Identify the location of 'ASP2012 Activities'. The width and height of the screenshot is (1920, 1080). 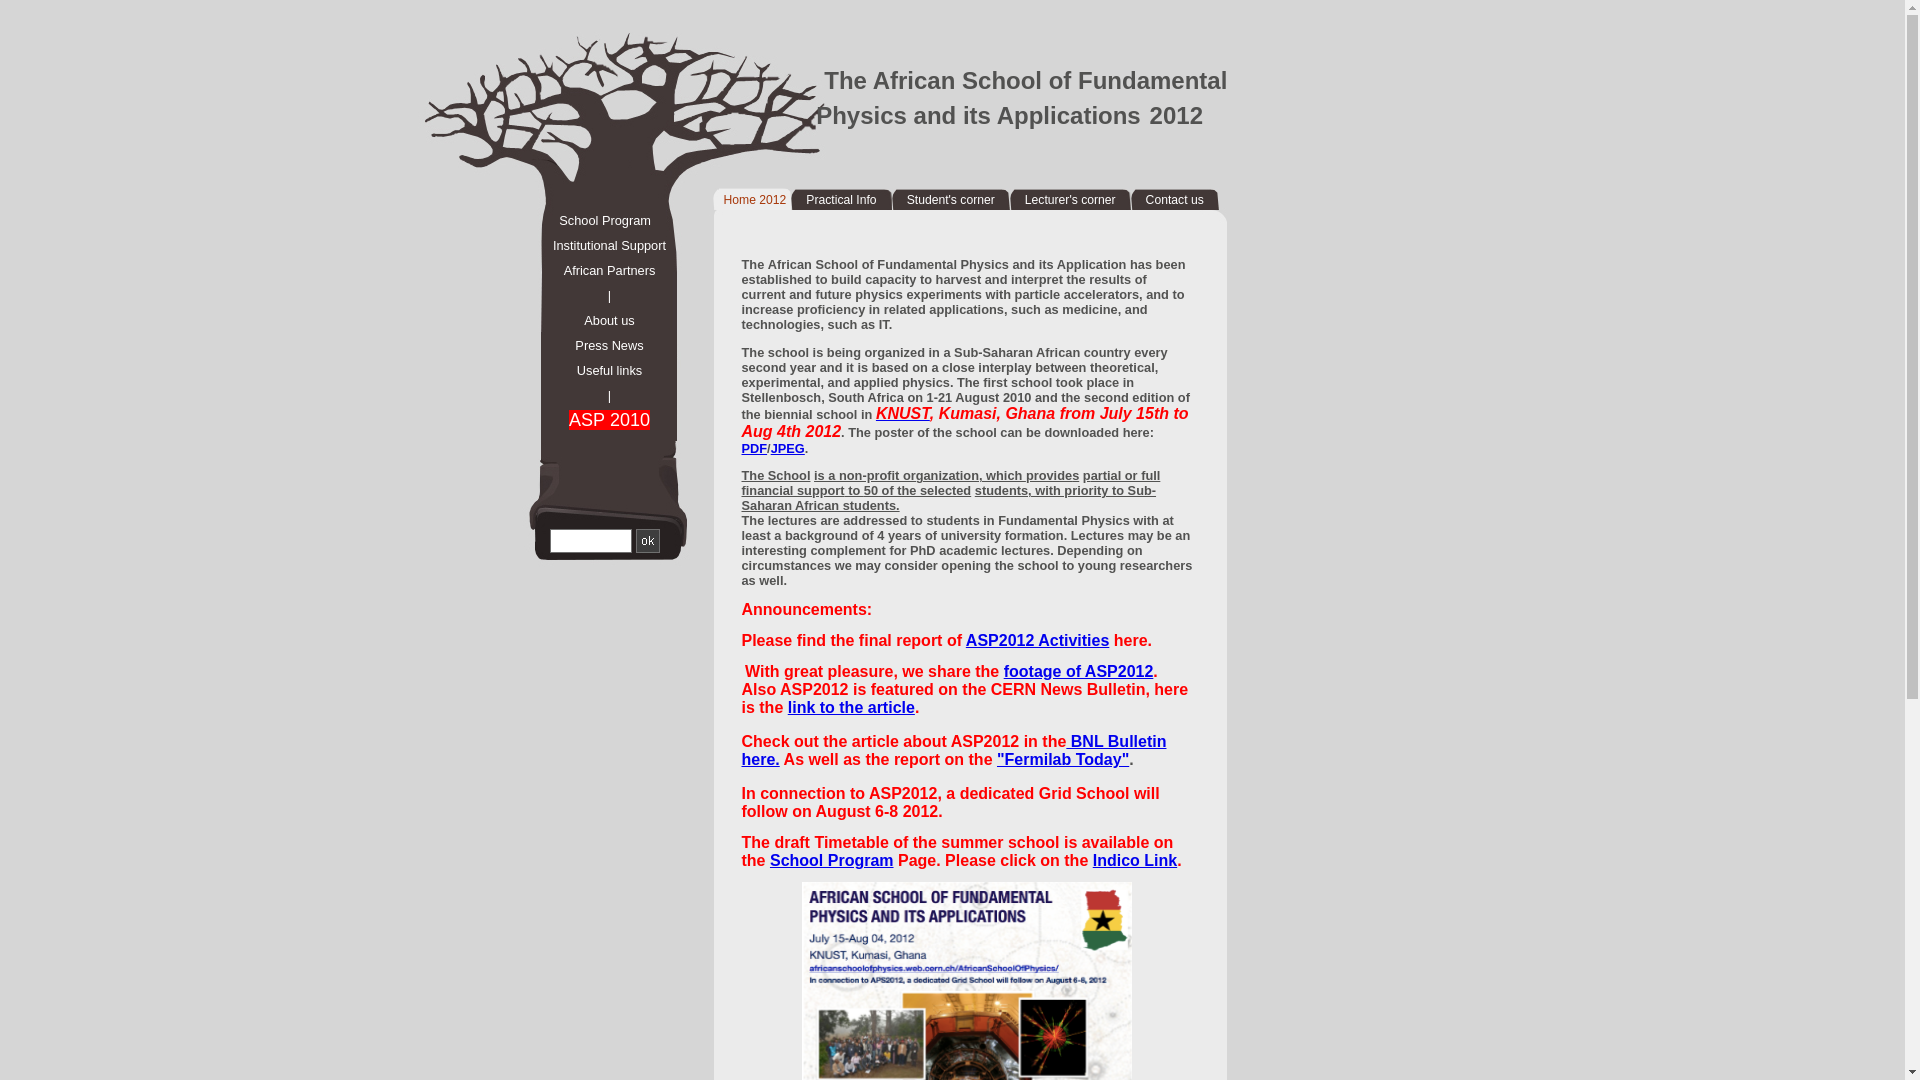
(965, 640).